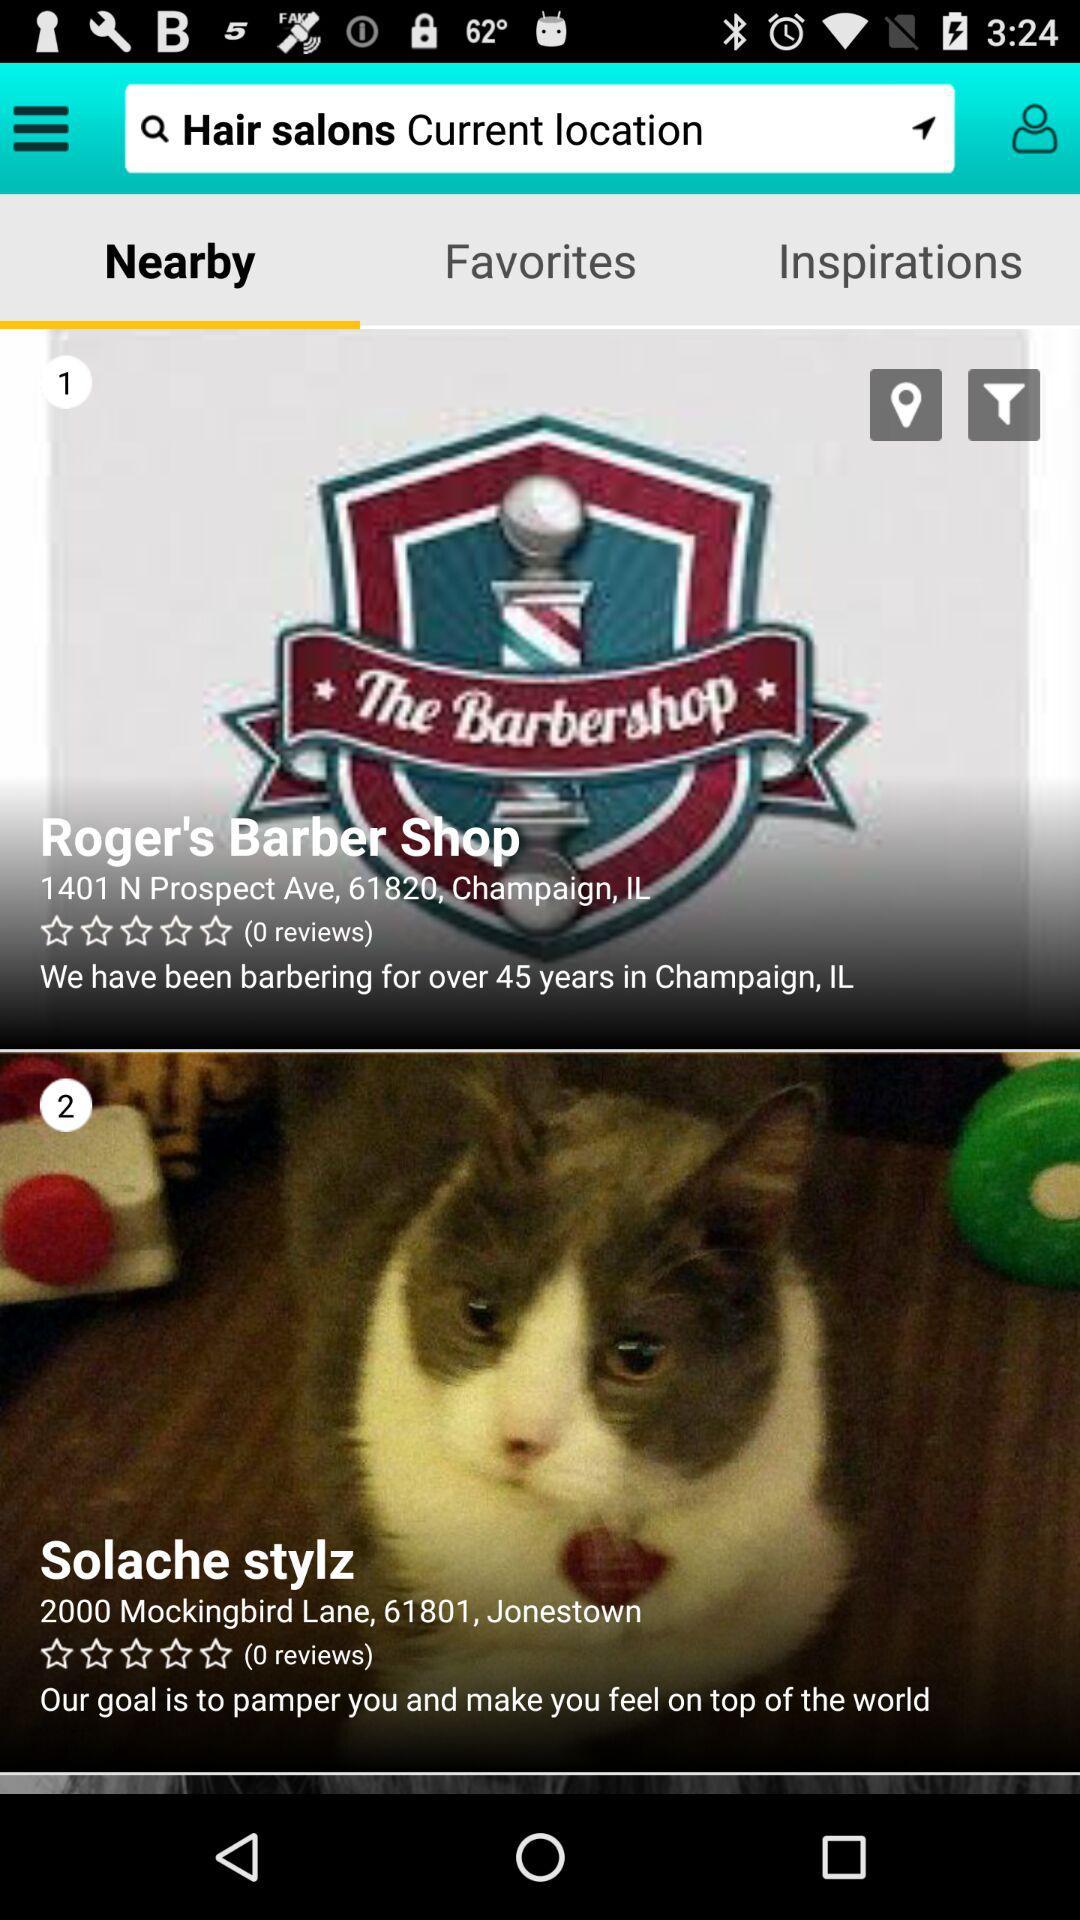 Image resolution: width=1080 pixels, height=1920 pixels. What do you see at coordinates (180, 258) in the screenshot?
I see `app below the hair salons current app` at bounding box center [180, 258].